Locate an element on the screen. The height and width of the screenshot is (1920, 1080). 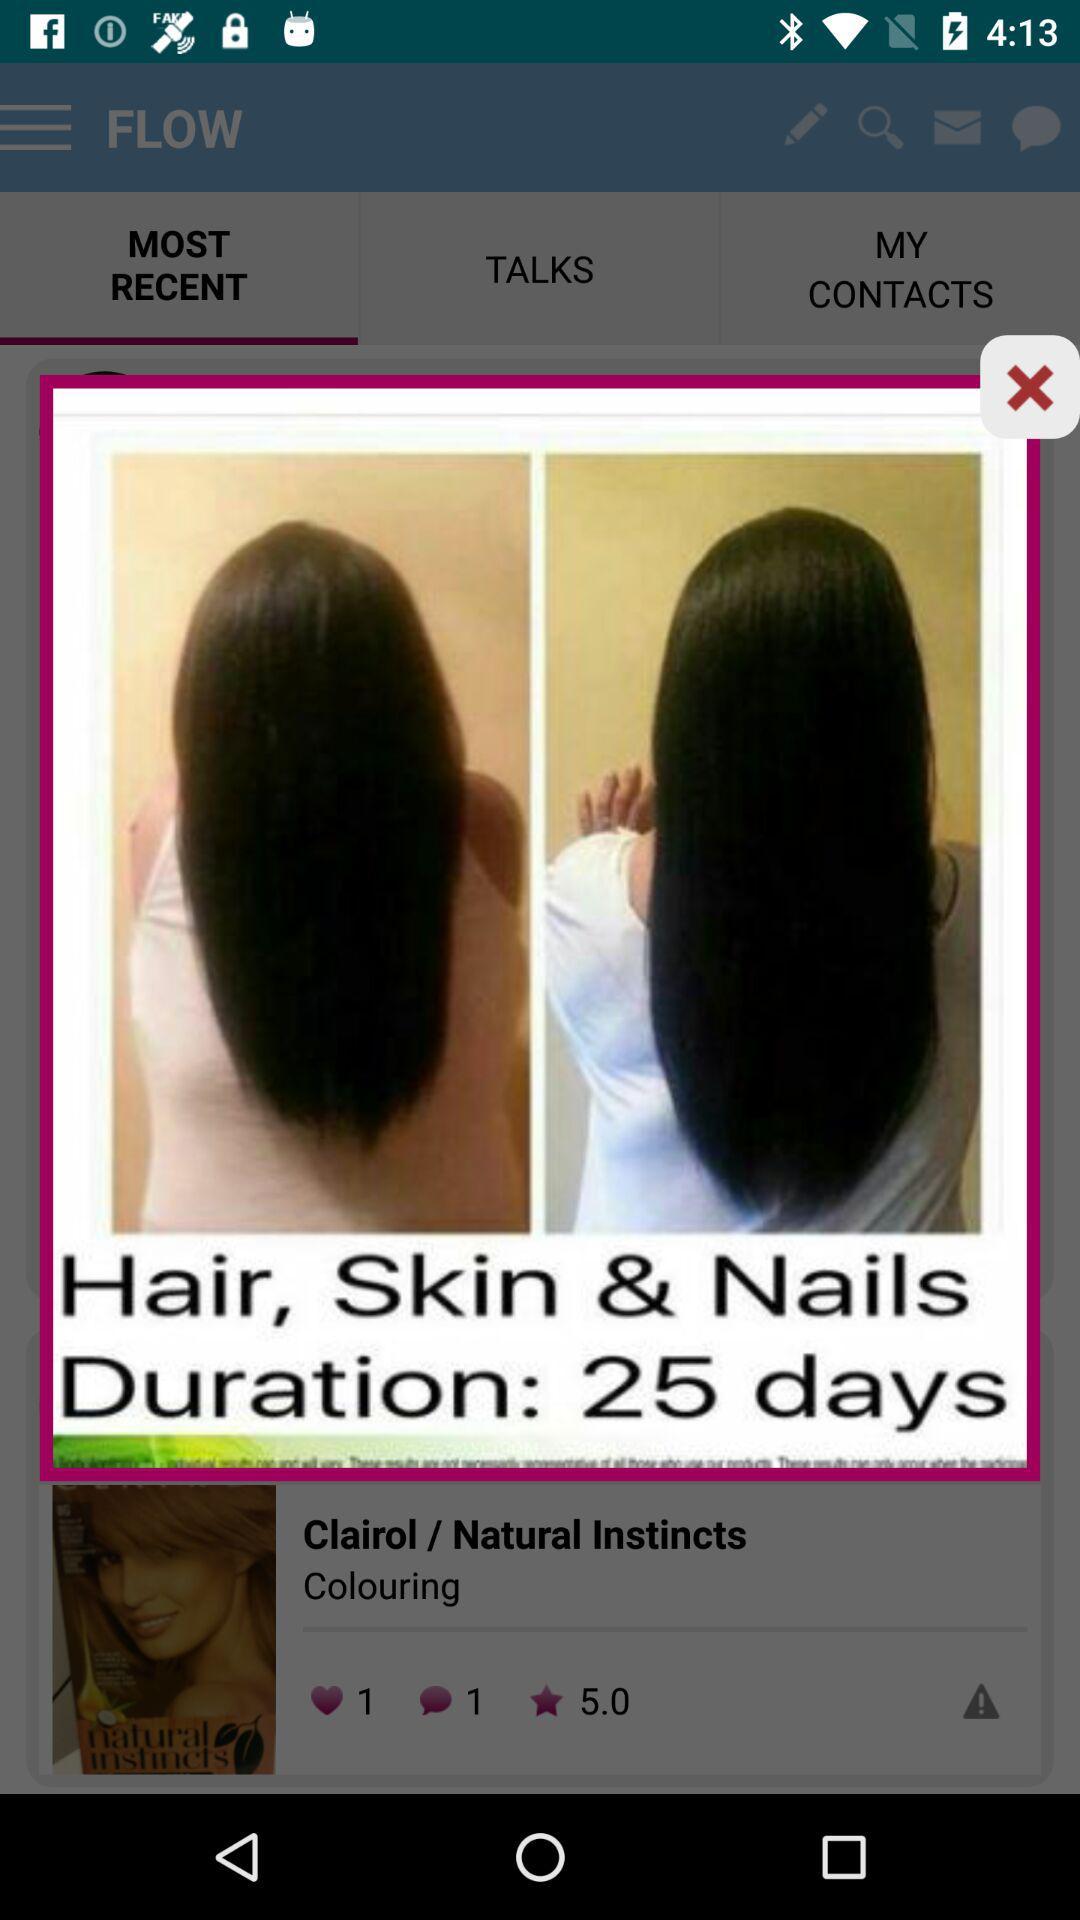
the menu icon is located at coordinates (45, 126).